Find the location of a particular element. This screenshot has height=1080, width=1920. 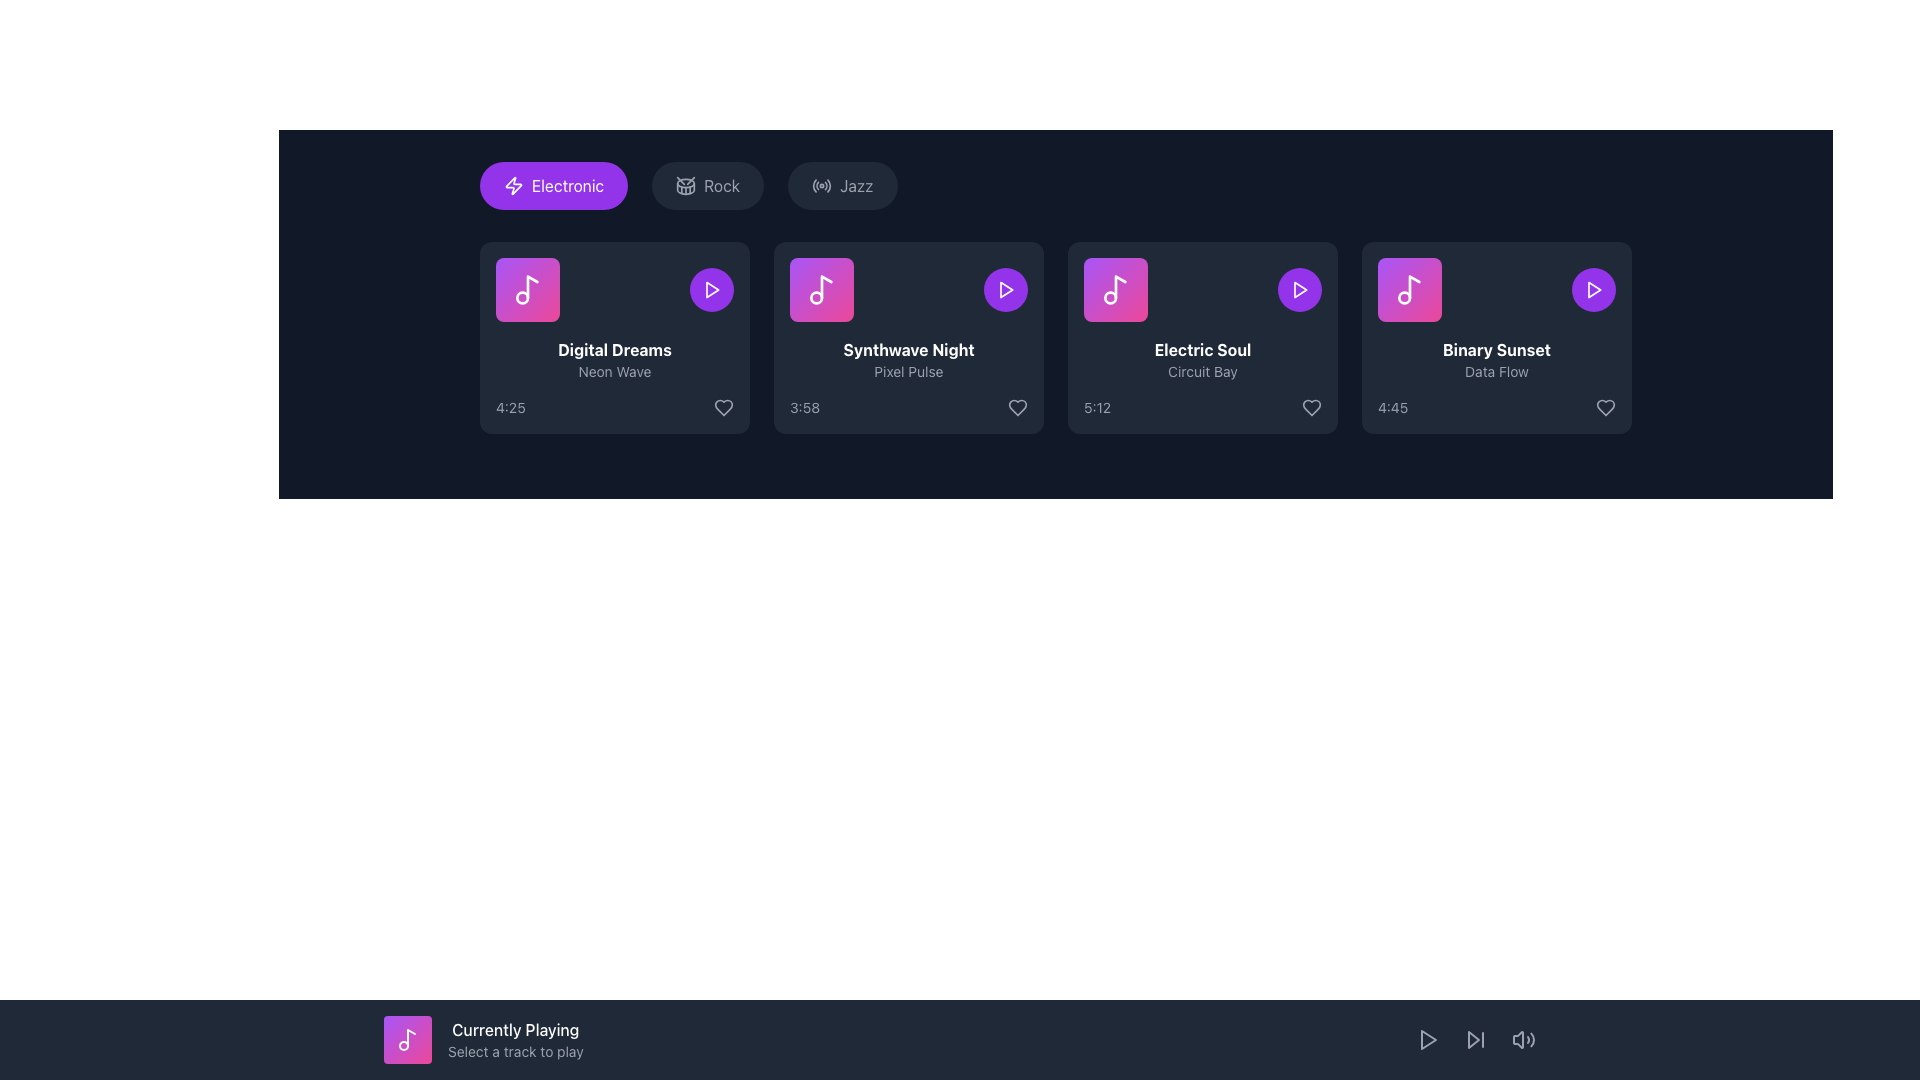

the triangular play button with a purple background located at the top-right corner of the 'Binary Sunset' music card to initiate playback is located at coordinates (1592, 289).